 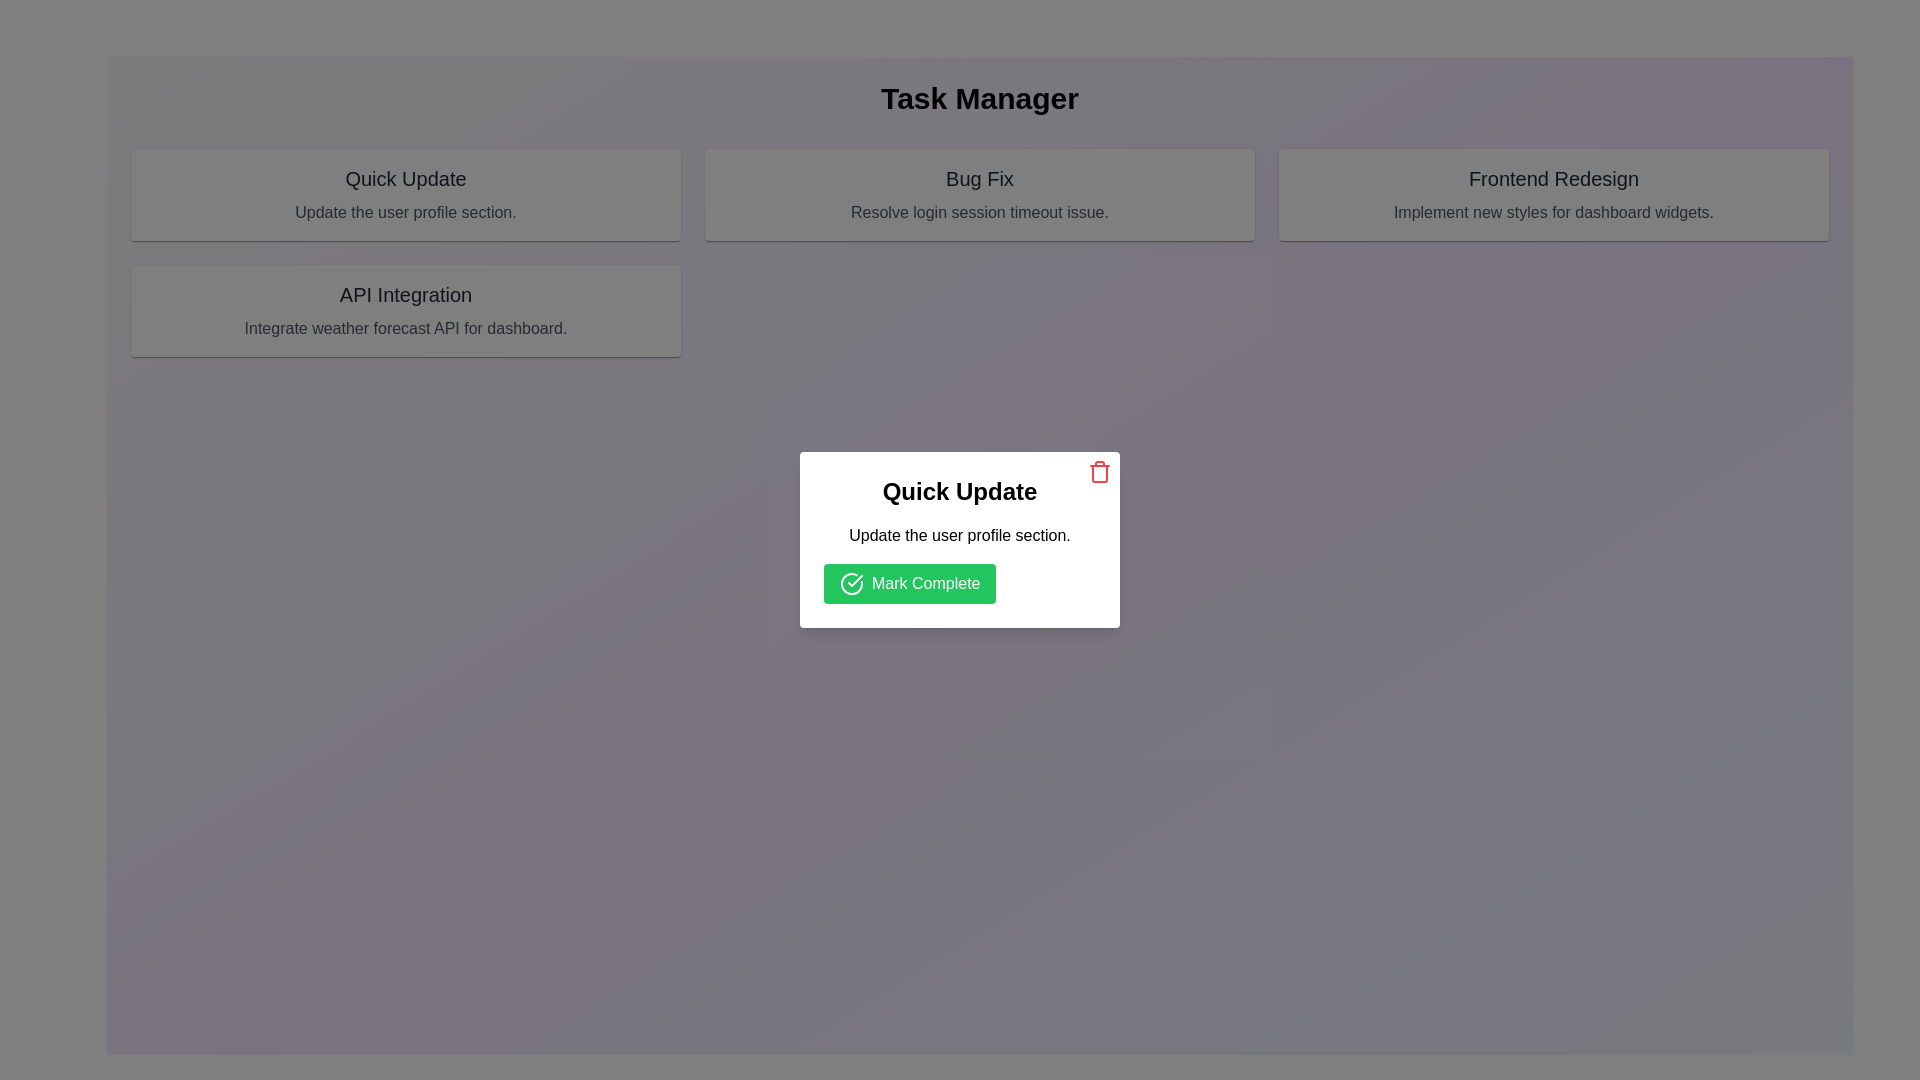 What do you see at coordinates (968, 182) in the screenshot?
I see `text from the 'Bug Fix' card, which has a muted gray background and contains the title 'Bug Fix' in bold at the top and the description 'Resolve login session timeout issue.' below it` at bounding box center [968, 182].